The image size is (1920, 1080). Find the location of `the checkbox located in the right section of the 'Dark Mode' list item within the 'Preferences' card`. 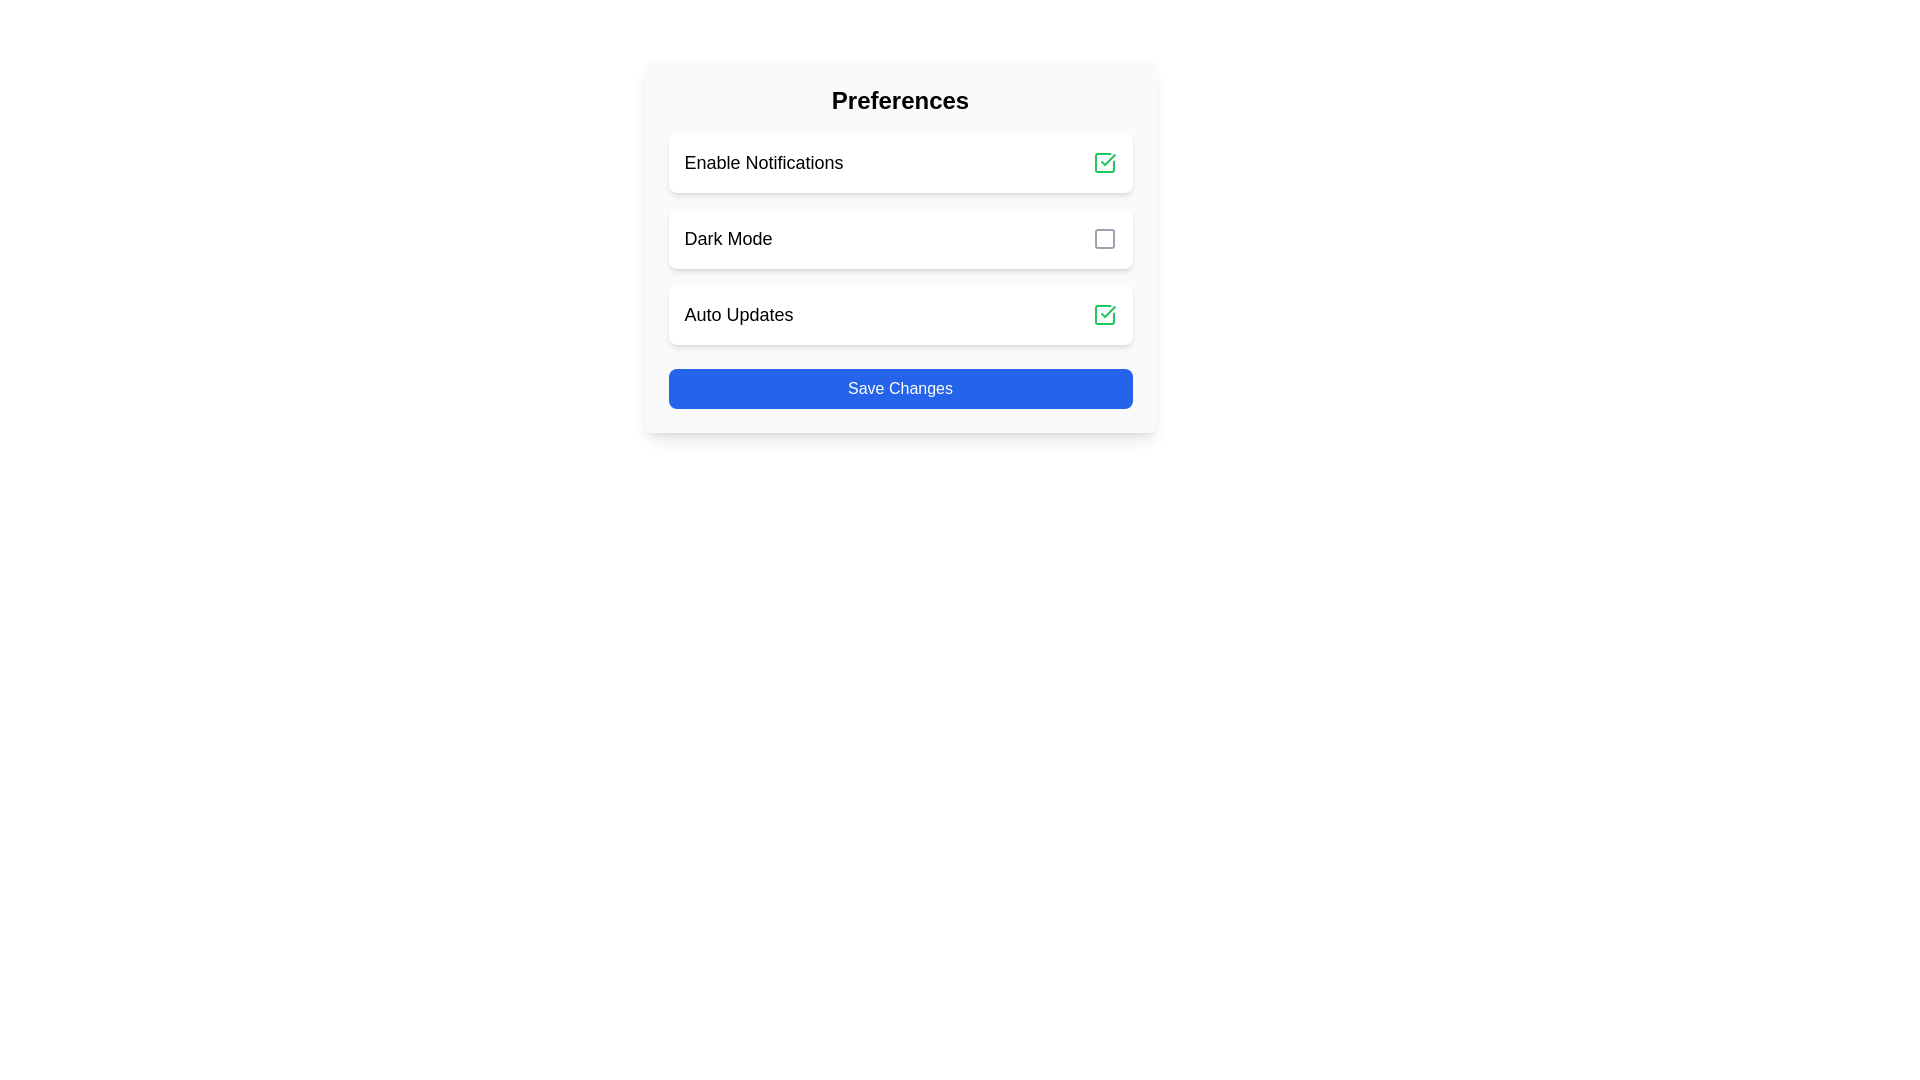

the checkbox located in the right section of the 'Dark Mode' list item within the 'Preferences' card is located at coordinates (1103, 238).